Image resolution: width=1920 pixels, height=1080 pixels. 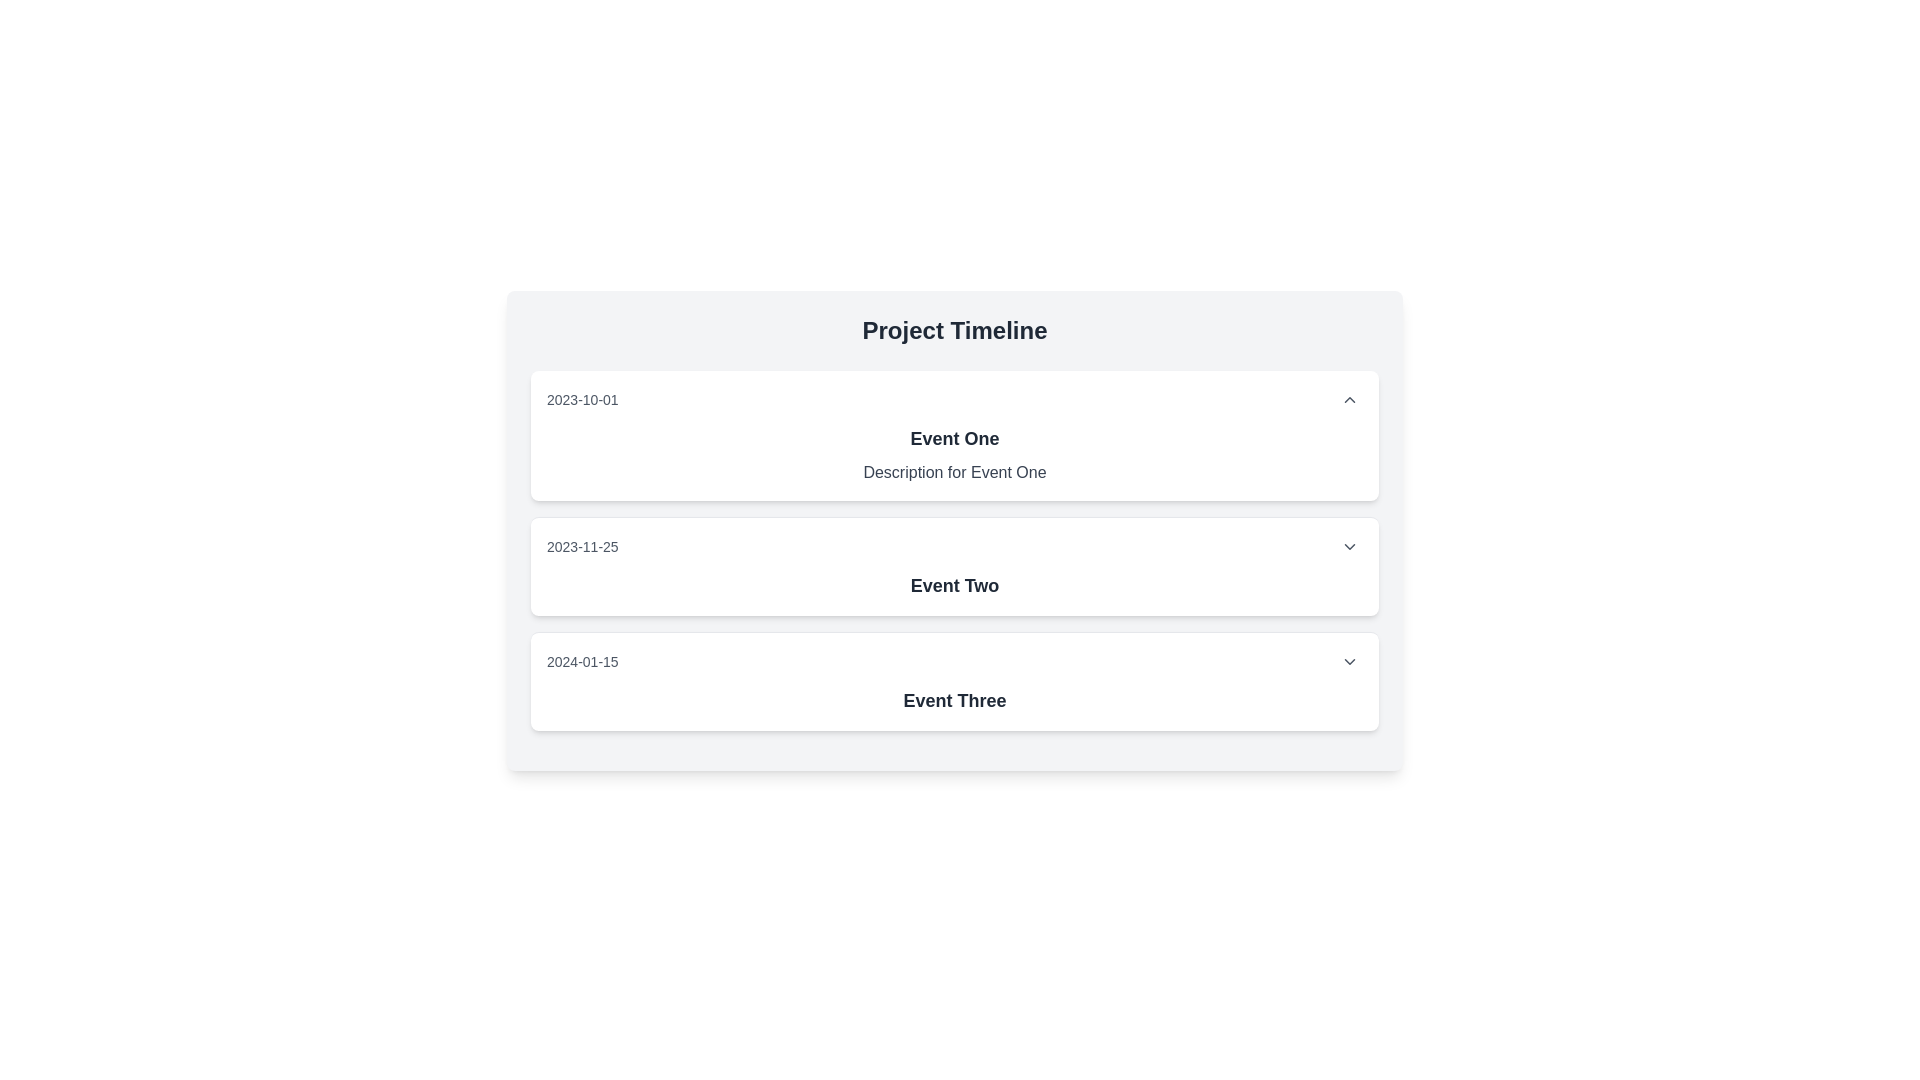 I want to click on the downward-pointing chevron icon in the 'Event Three' row of the timeline interface, so click(x=1349, y=662).